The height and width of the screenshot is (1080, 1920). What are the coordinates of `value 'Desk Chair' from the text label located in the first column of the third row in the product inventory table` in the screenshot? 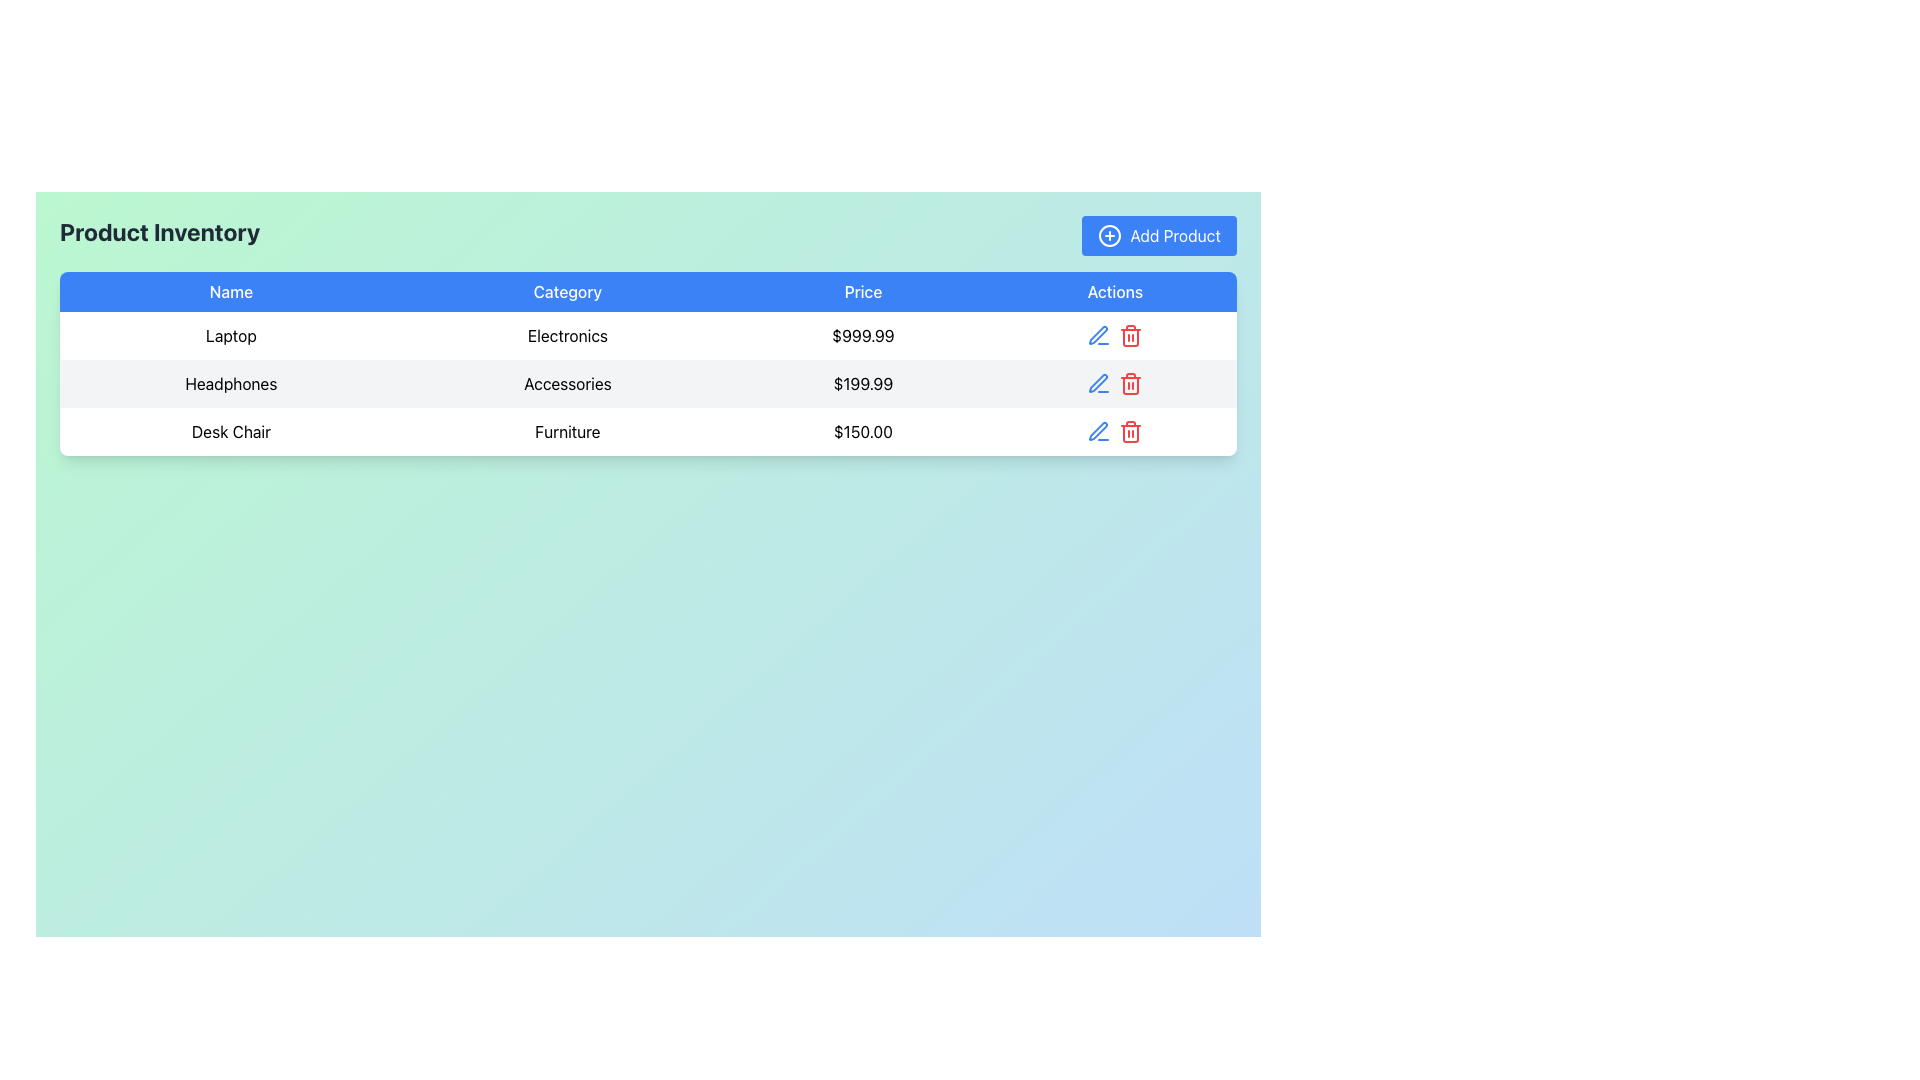 It's located at (231, 431).